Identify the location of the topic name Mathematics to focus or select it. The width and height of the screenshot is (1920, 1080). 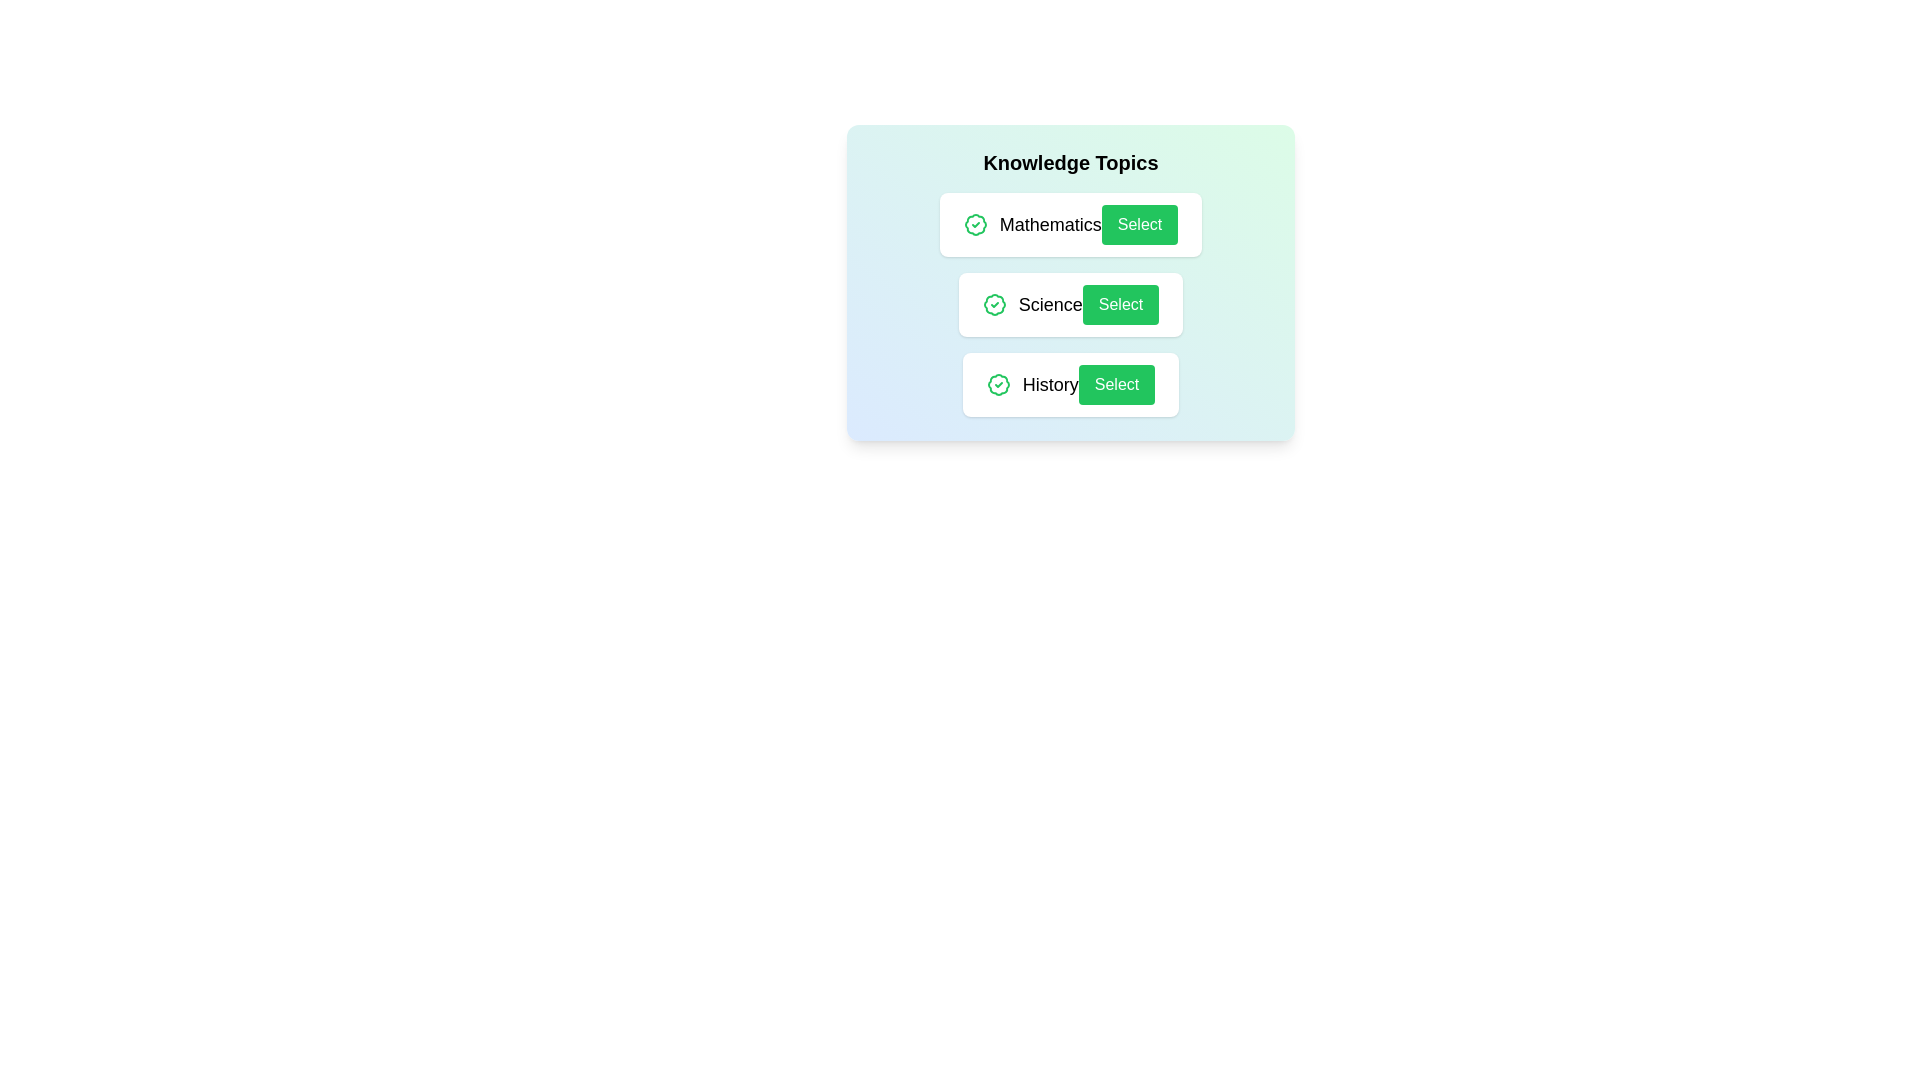
(1049, 224).